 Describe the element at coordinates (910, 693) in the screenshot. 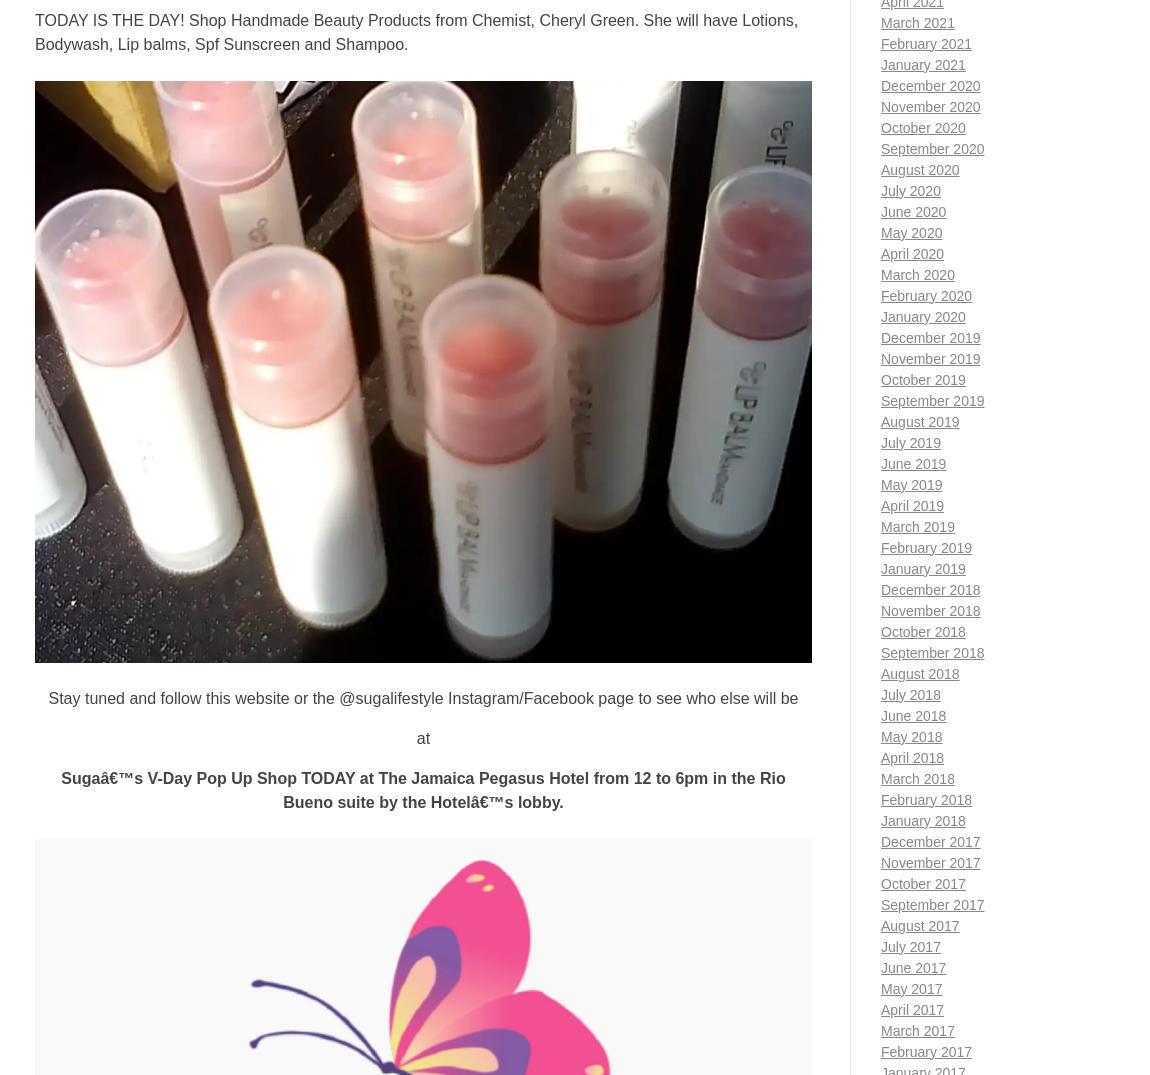

I see `'July 2018'` at that location.